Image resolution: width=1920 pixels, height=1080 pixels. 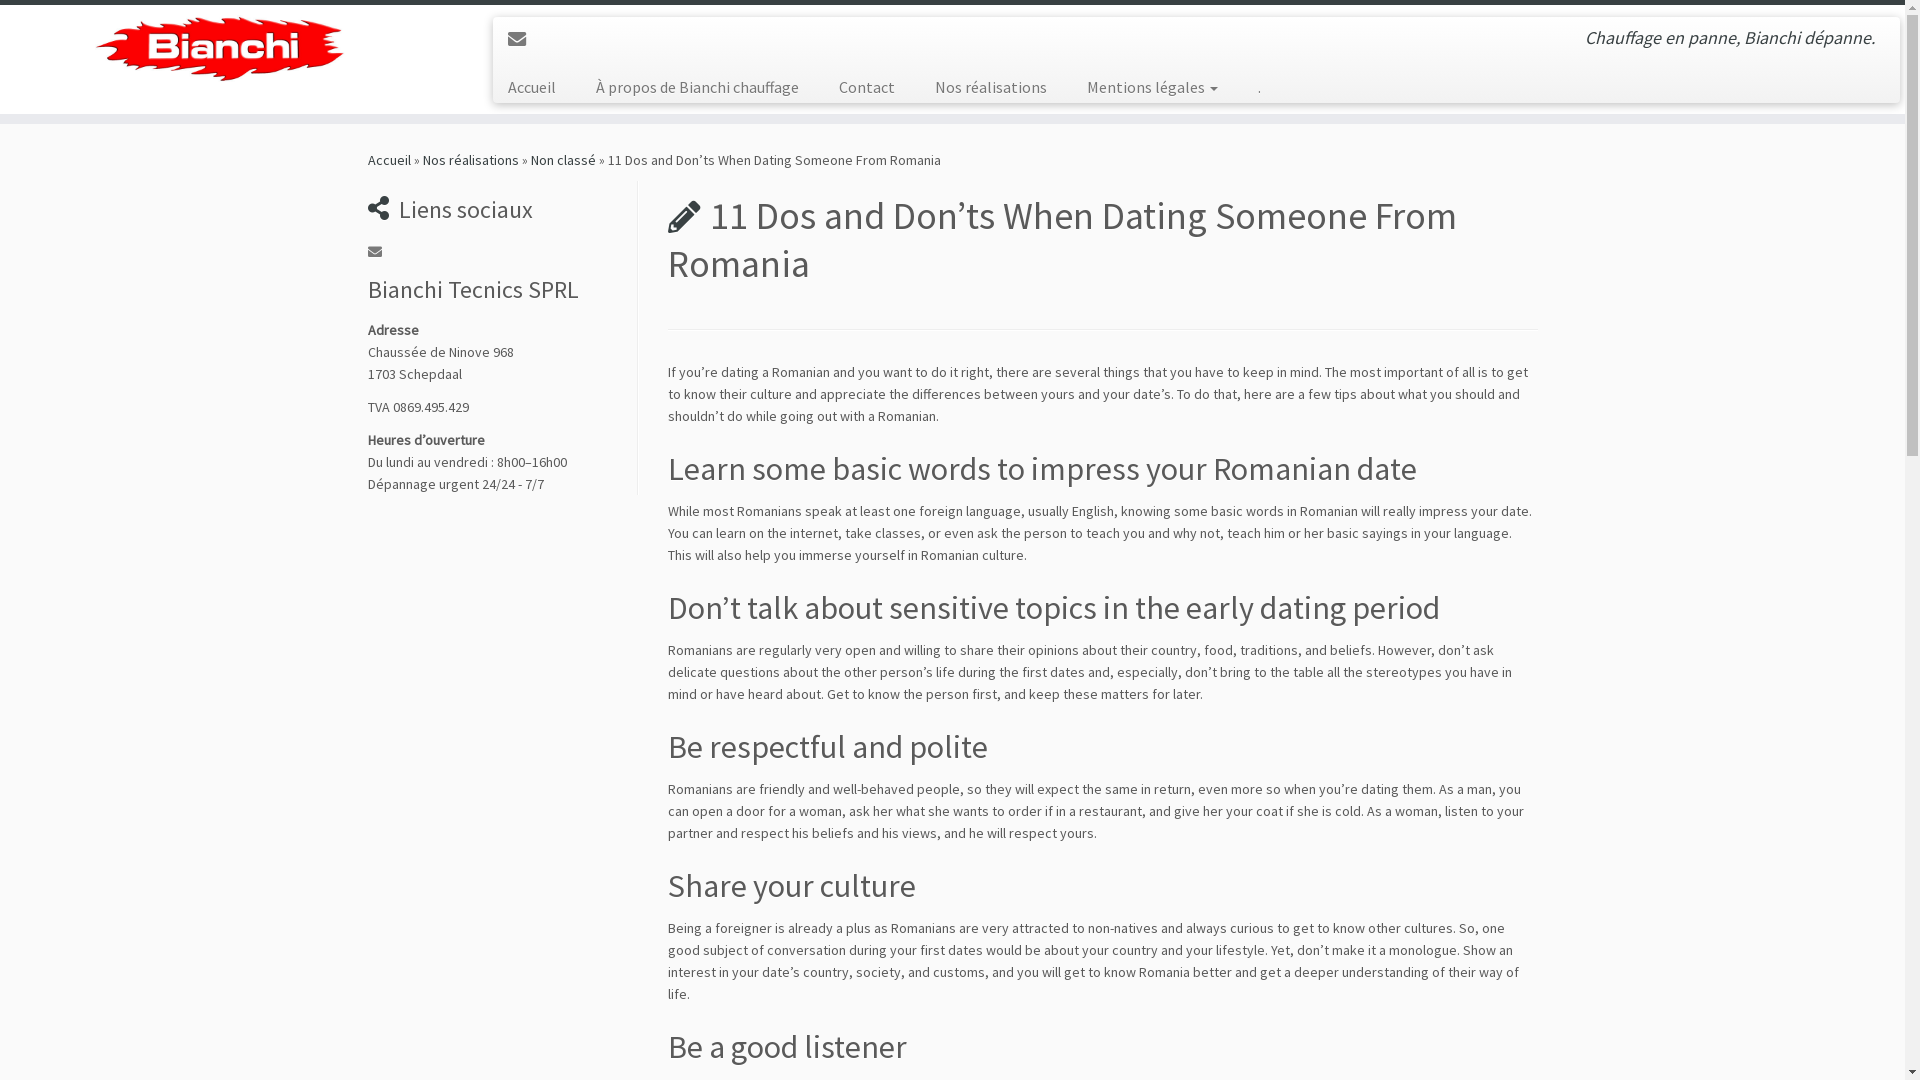 What do you see at coordinates (1248, 86) in the screenshot?
I see `'.'` at bounding box center [1248, 86].